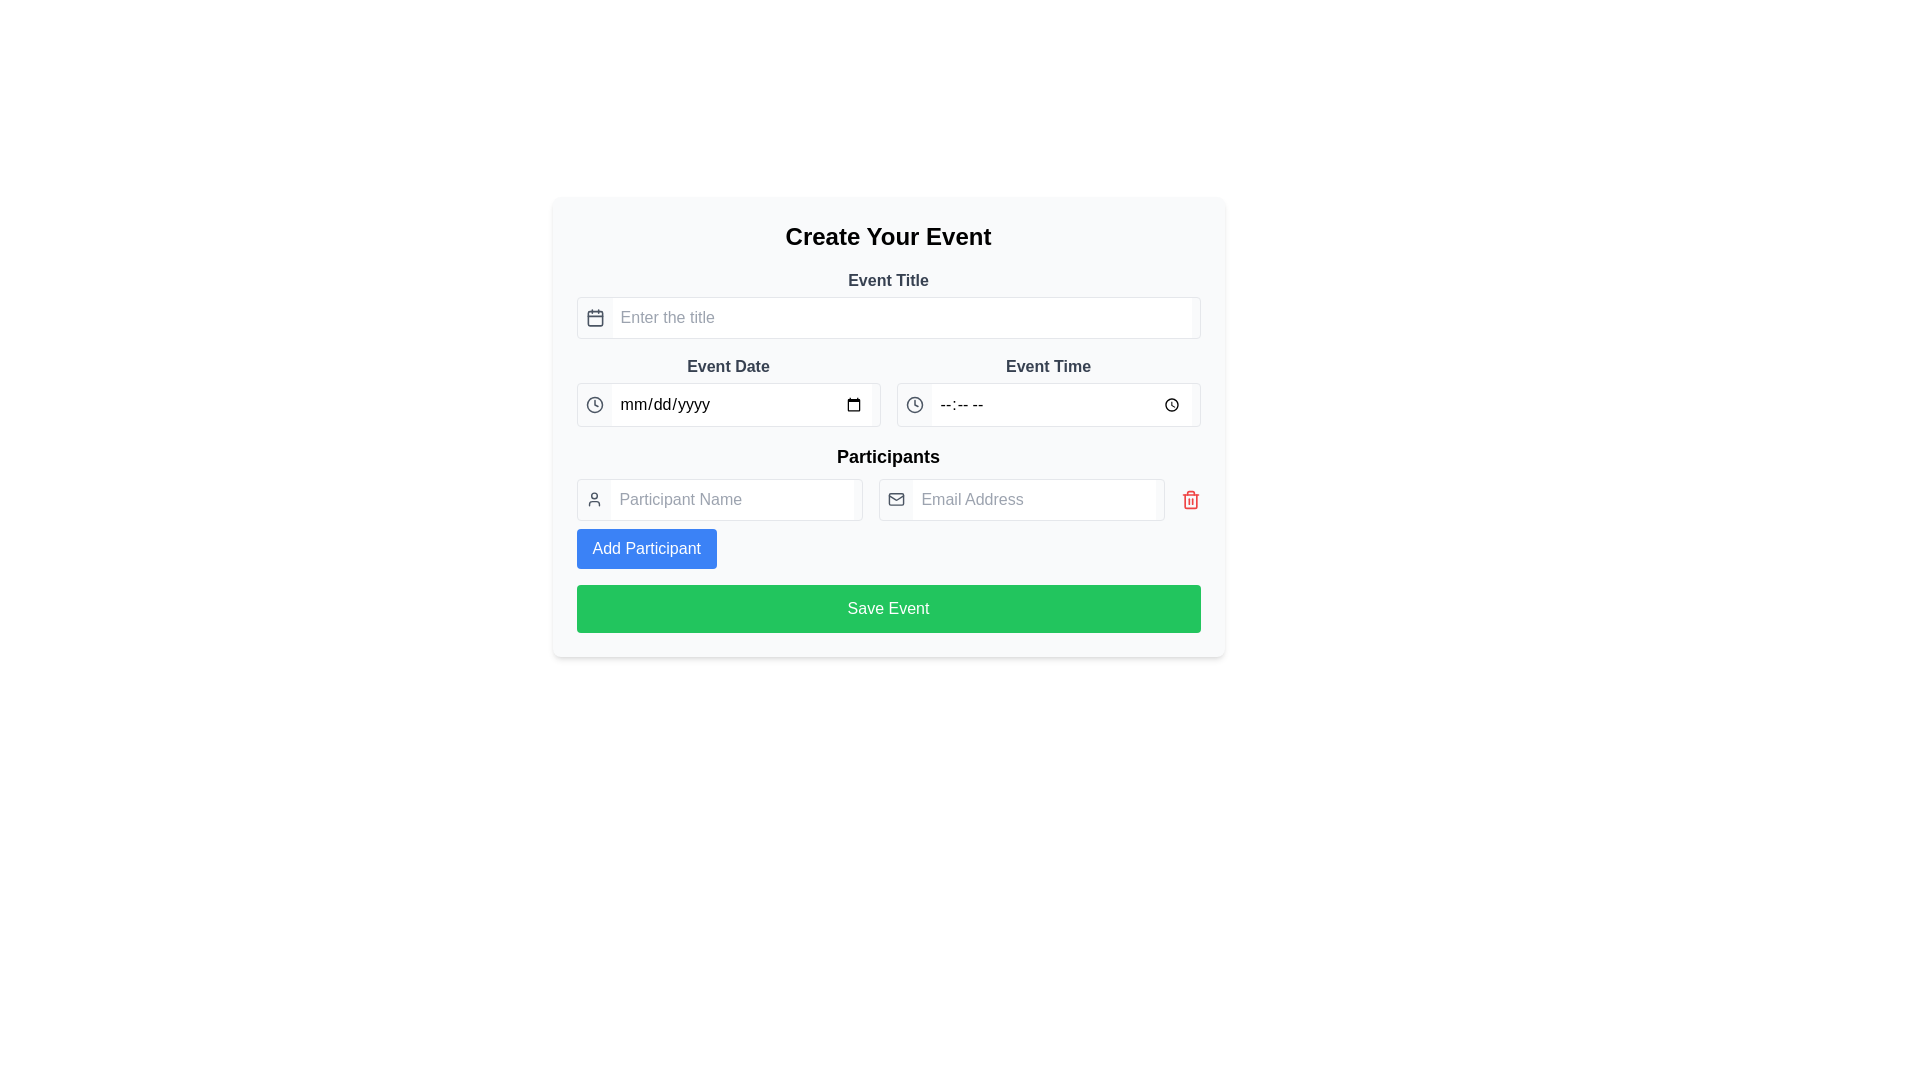 This screenshot has height=1080, width=1920. I want to click on the clock icon located to the left of the time input field in the 'Event Time' section, so click(913, 405).